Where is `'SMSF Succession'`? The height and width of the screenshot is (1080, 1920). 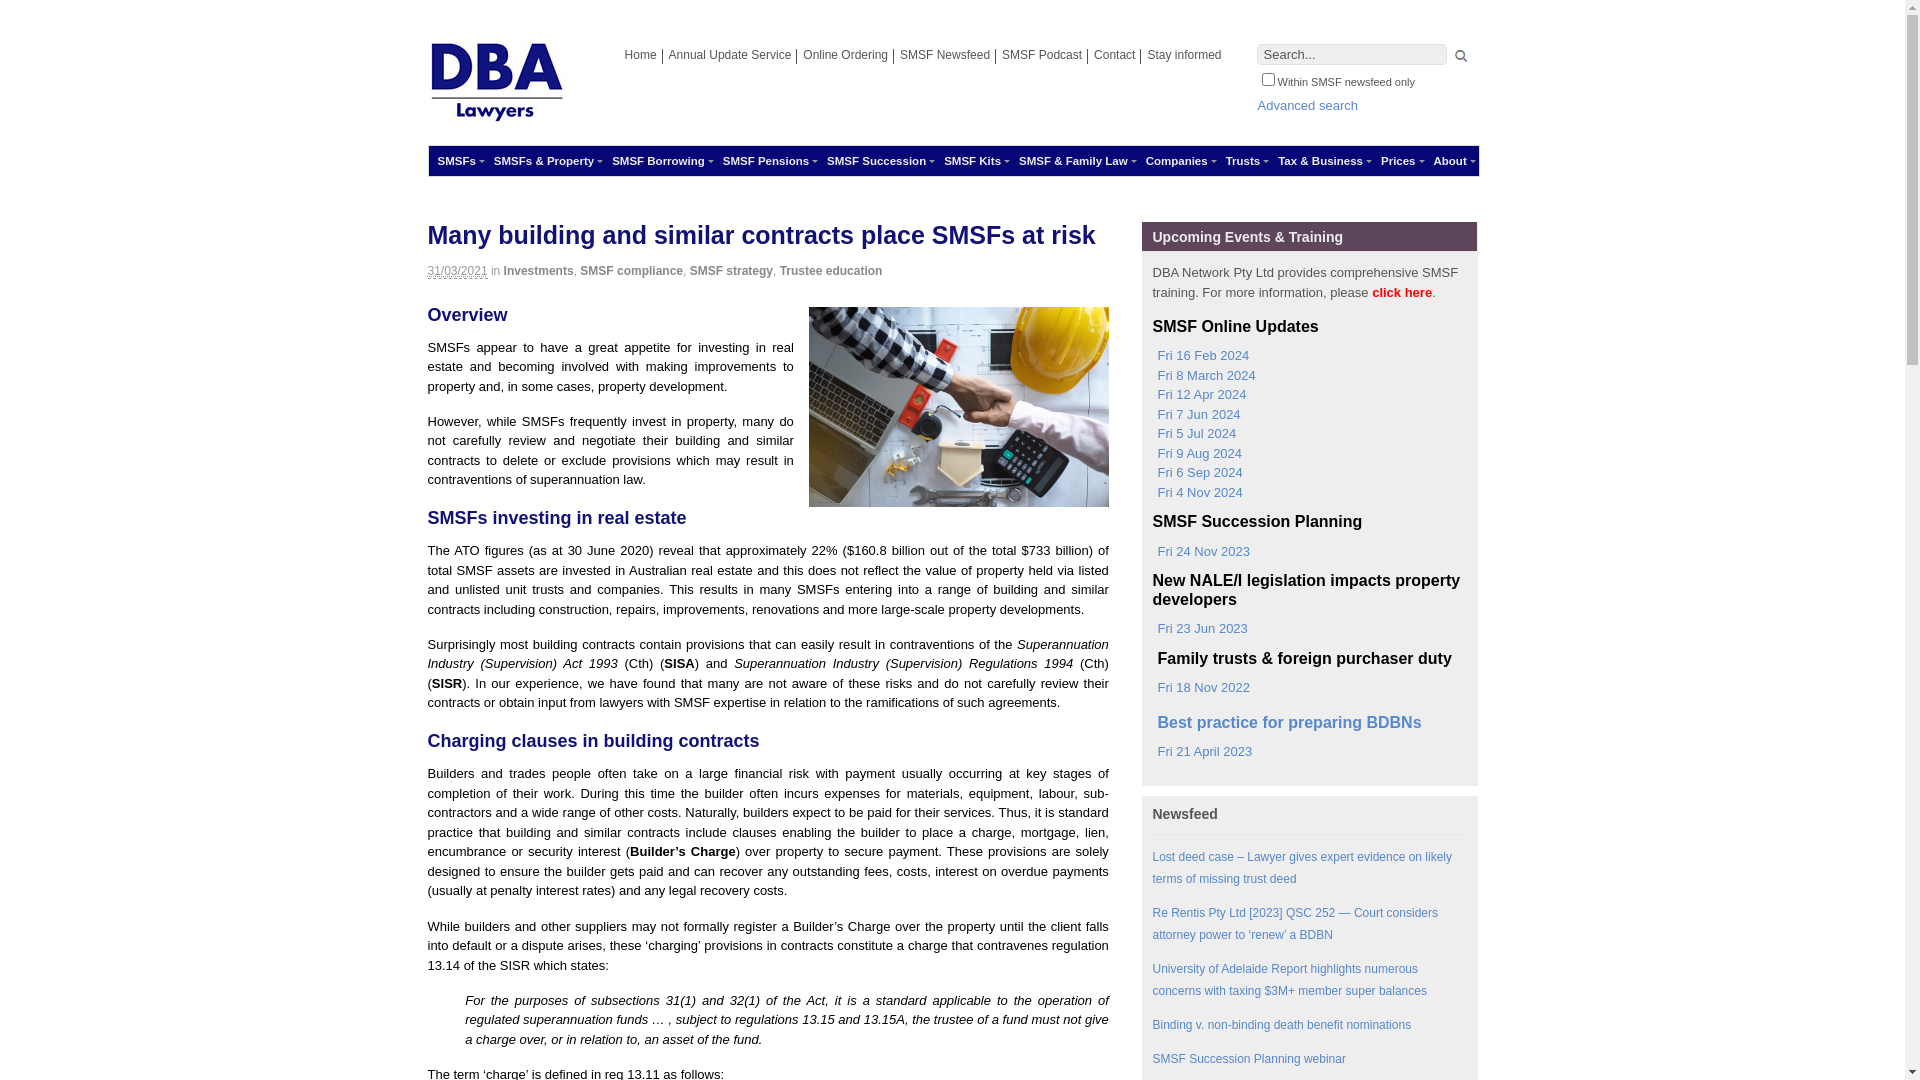
'SMSF Succession' is located at coordinates (817, 160).